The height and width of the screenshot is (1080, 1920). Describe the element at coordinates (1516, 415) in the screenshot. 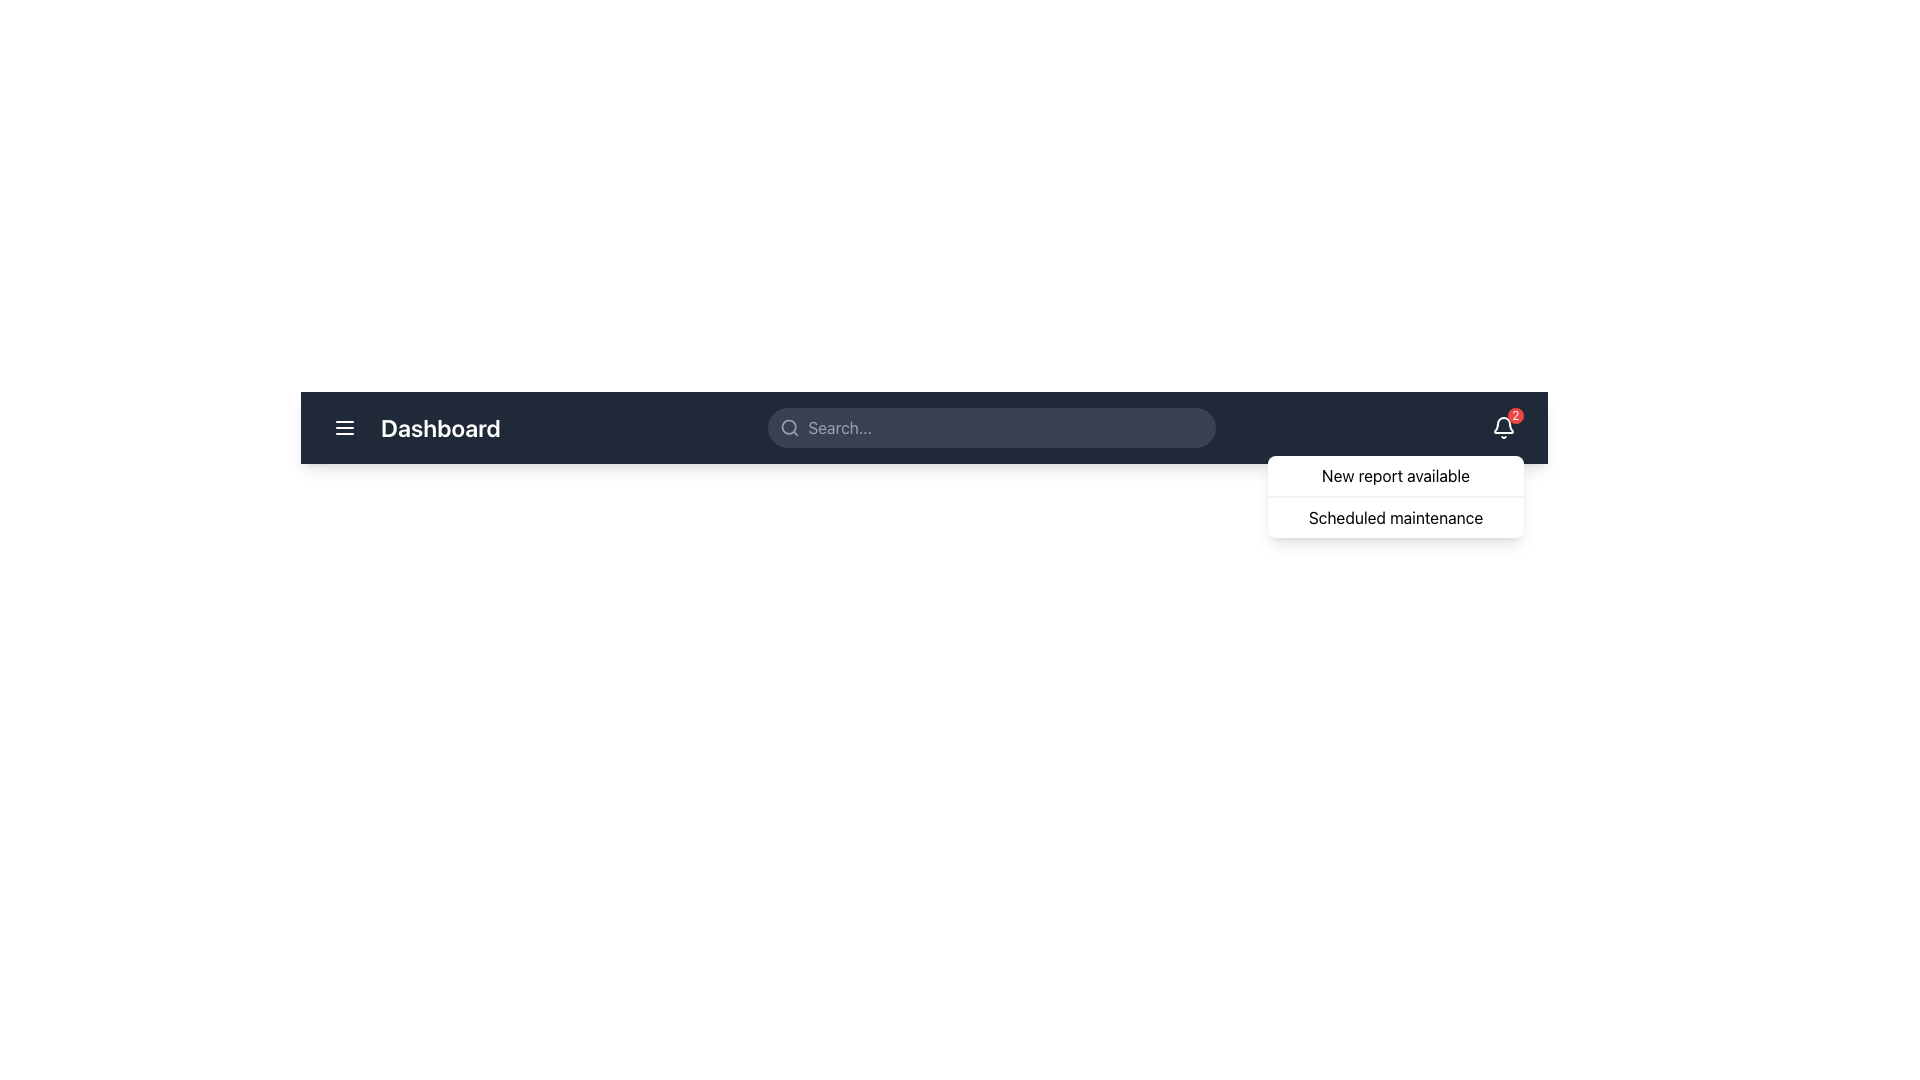

I see `the Notification badge that indicates the number of new or unread notifications associated with the bell icon located at the top-right corner of the bell icon in the navigation bar` at that location.